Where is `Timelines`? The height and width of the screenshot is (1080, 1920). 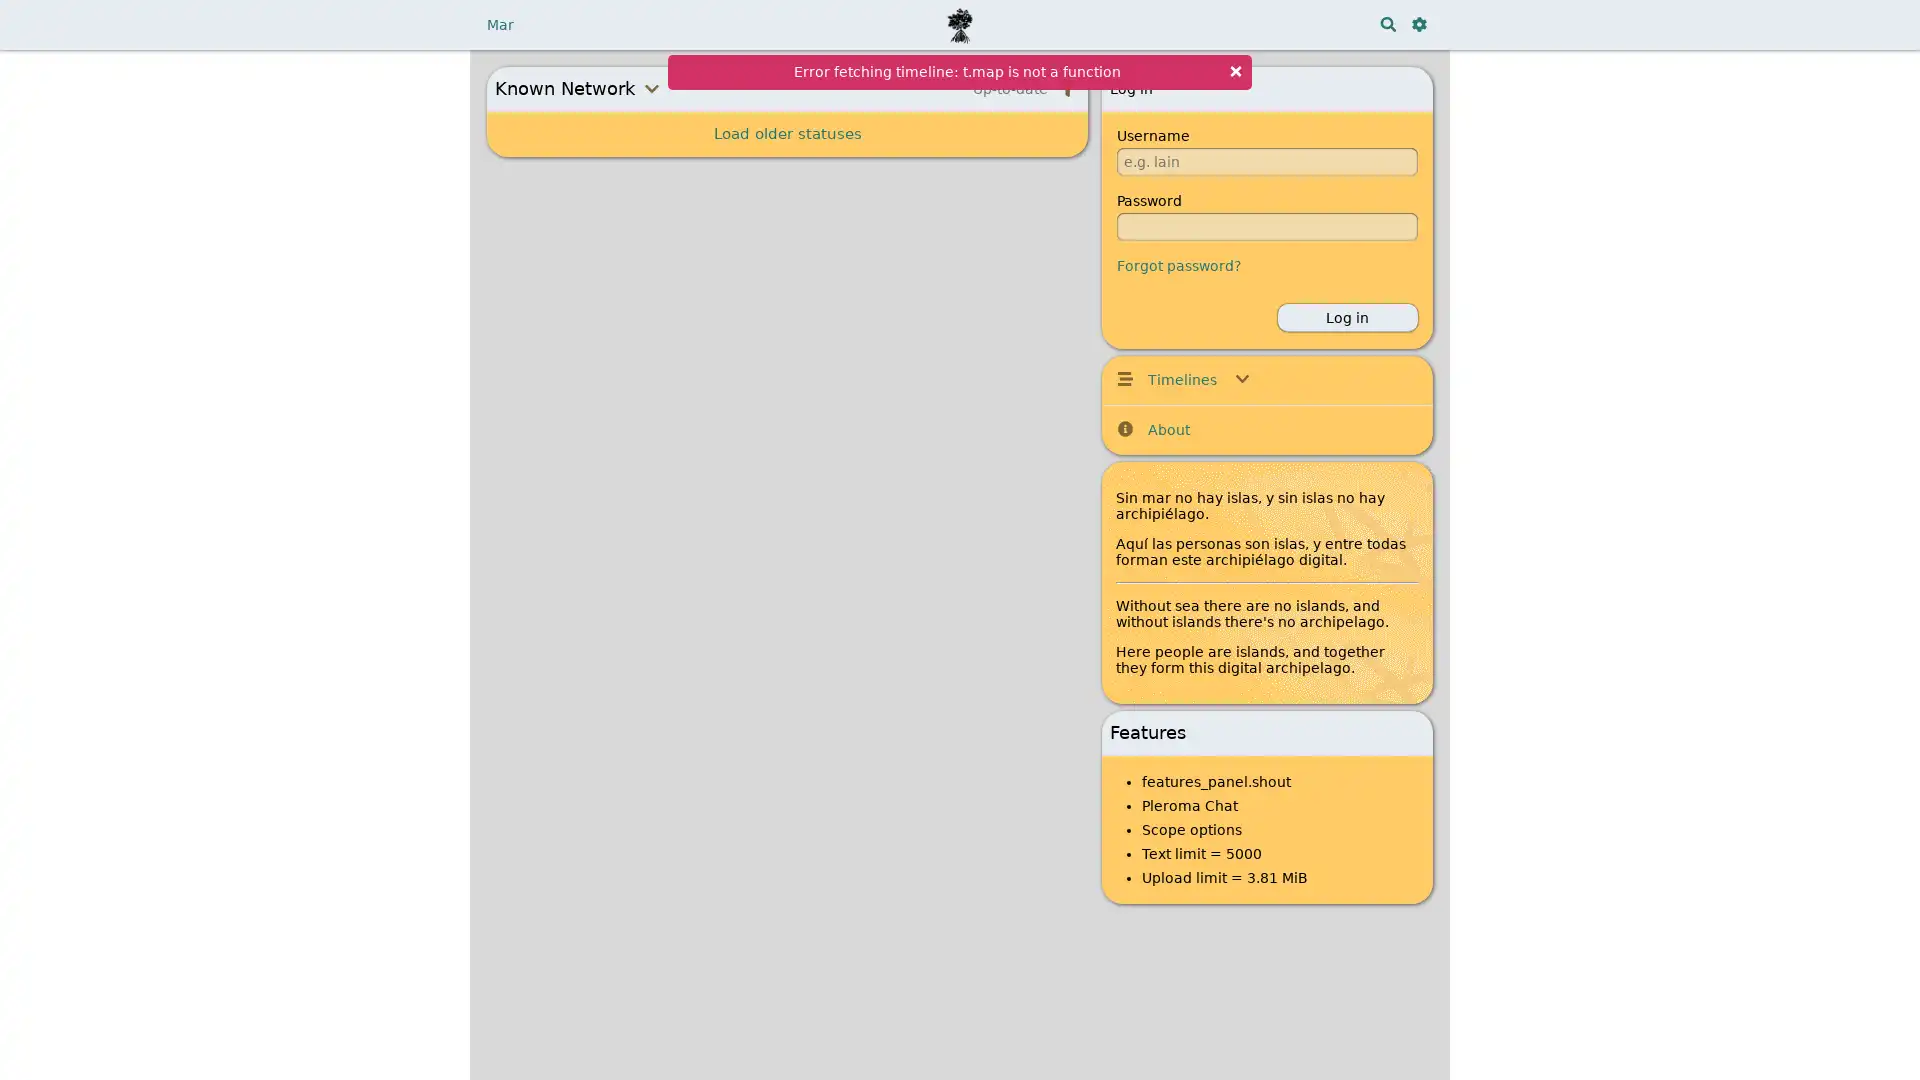
Timelines is located at coordinates (1266, 379).